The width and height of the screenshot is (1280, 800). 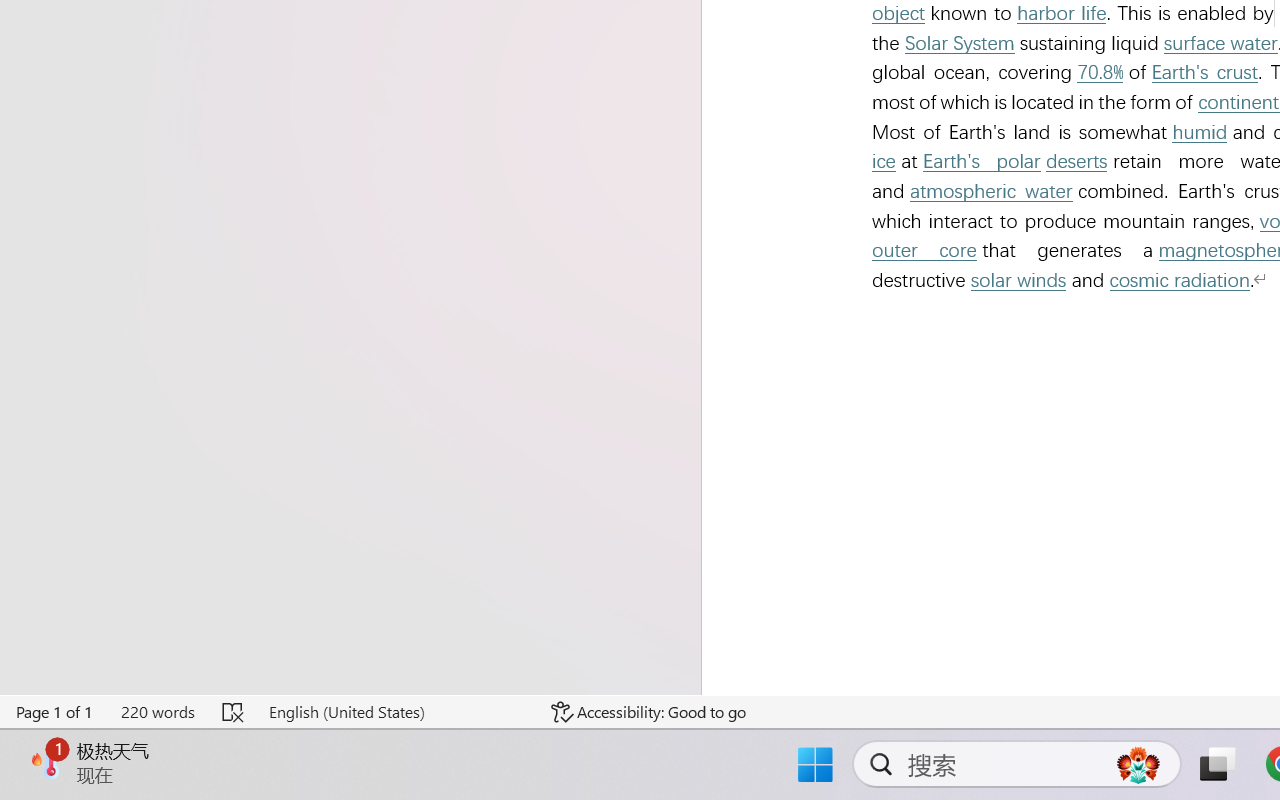 What do you see at coordinates (960, 42) in the screenshot?
I see `'Solar System'` at bounding box center [960, 42].